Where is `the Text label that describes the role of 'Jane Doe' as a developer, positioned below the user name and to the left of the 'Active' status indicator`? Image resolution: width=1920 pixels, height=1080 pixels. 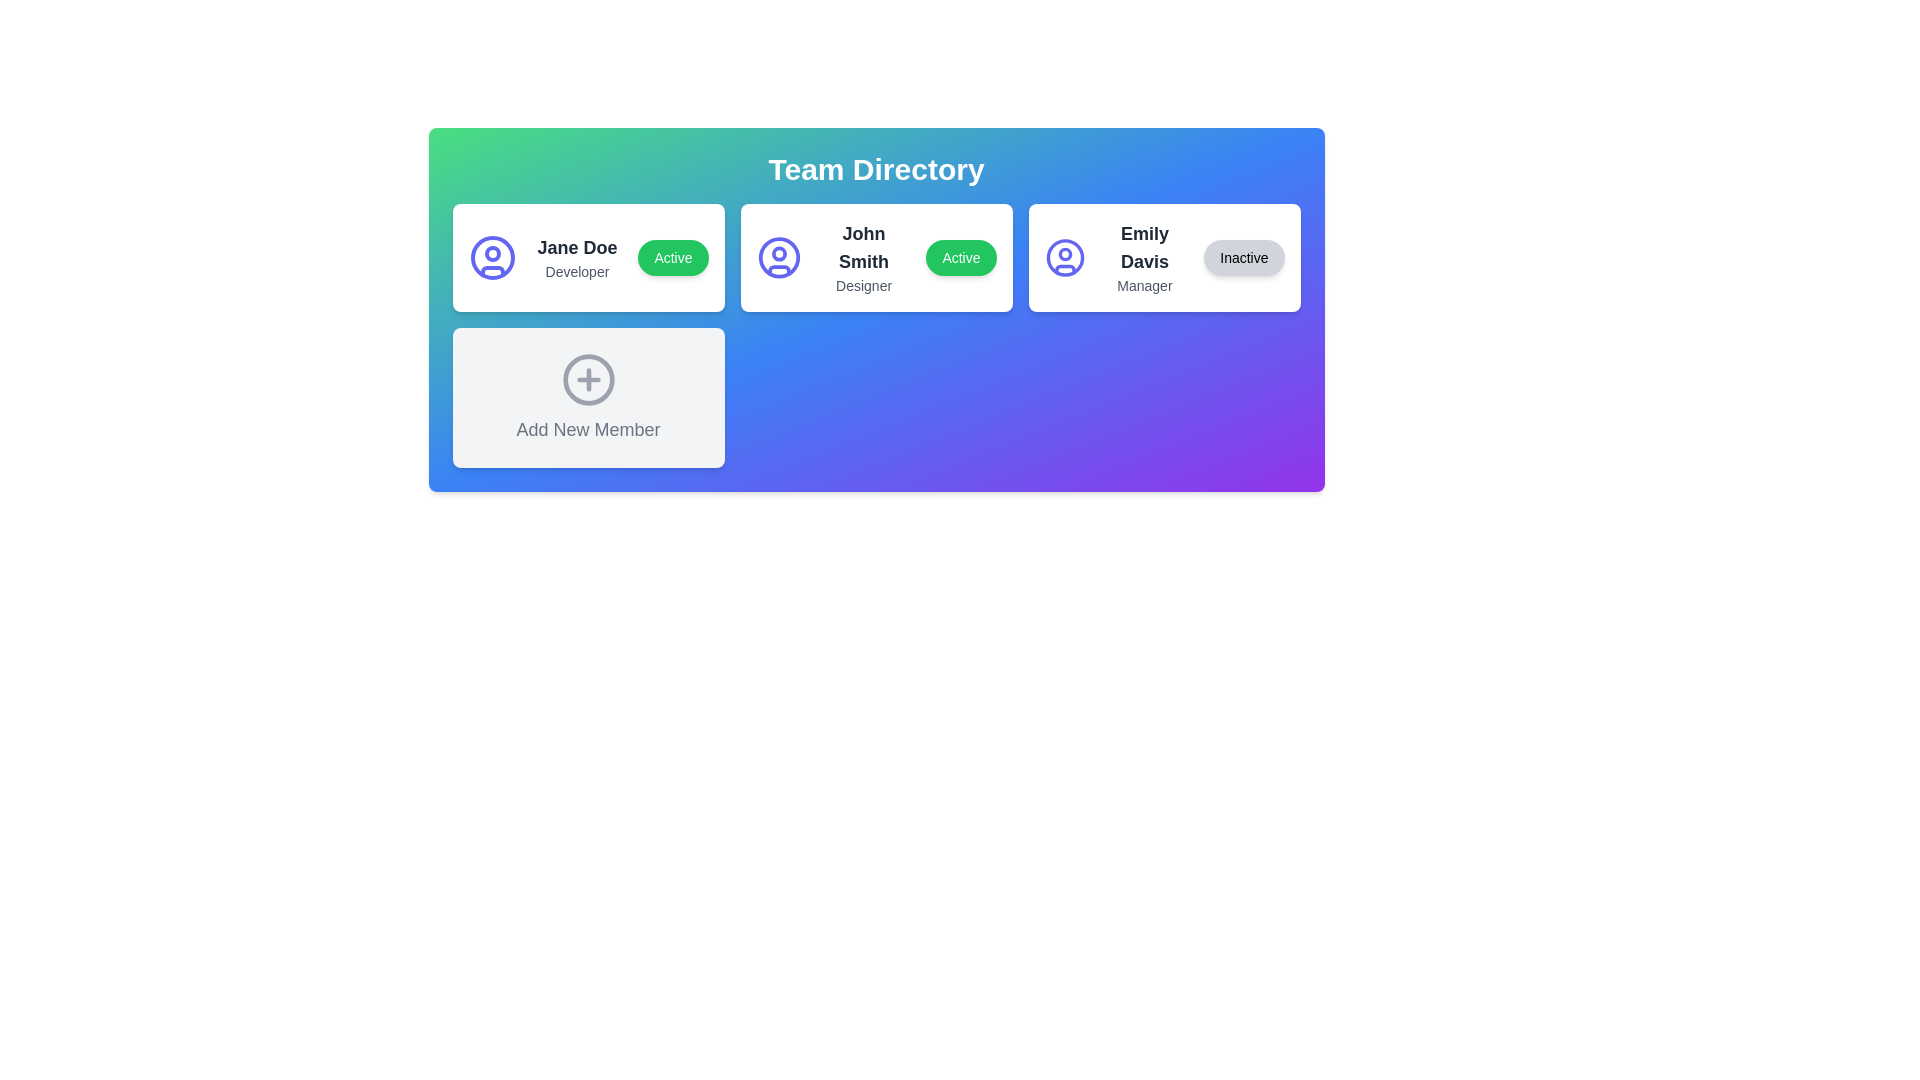
the Text label that describes the role of 'Jane Doe' as a developer, positioned below the user name and to the left of the 'Active' status indicator is located at coordinates (576, 272).